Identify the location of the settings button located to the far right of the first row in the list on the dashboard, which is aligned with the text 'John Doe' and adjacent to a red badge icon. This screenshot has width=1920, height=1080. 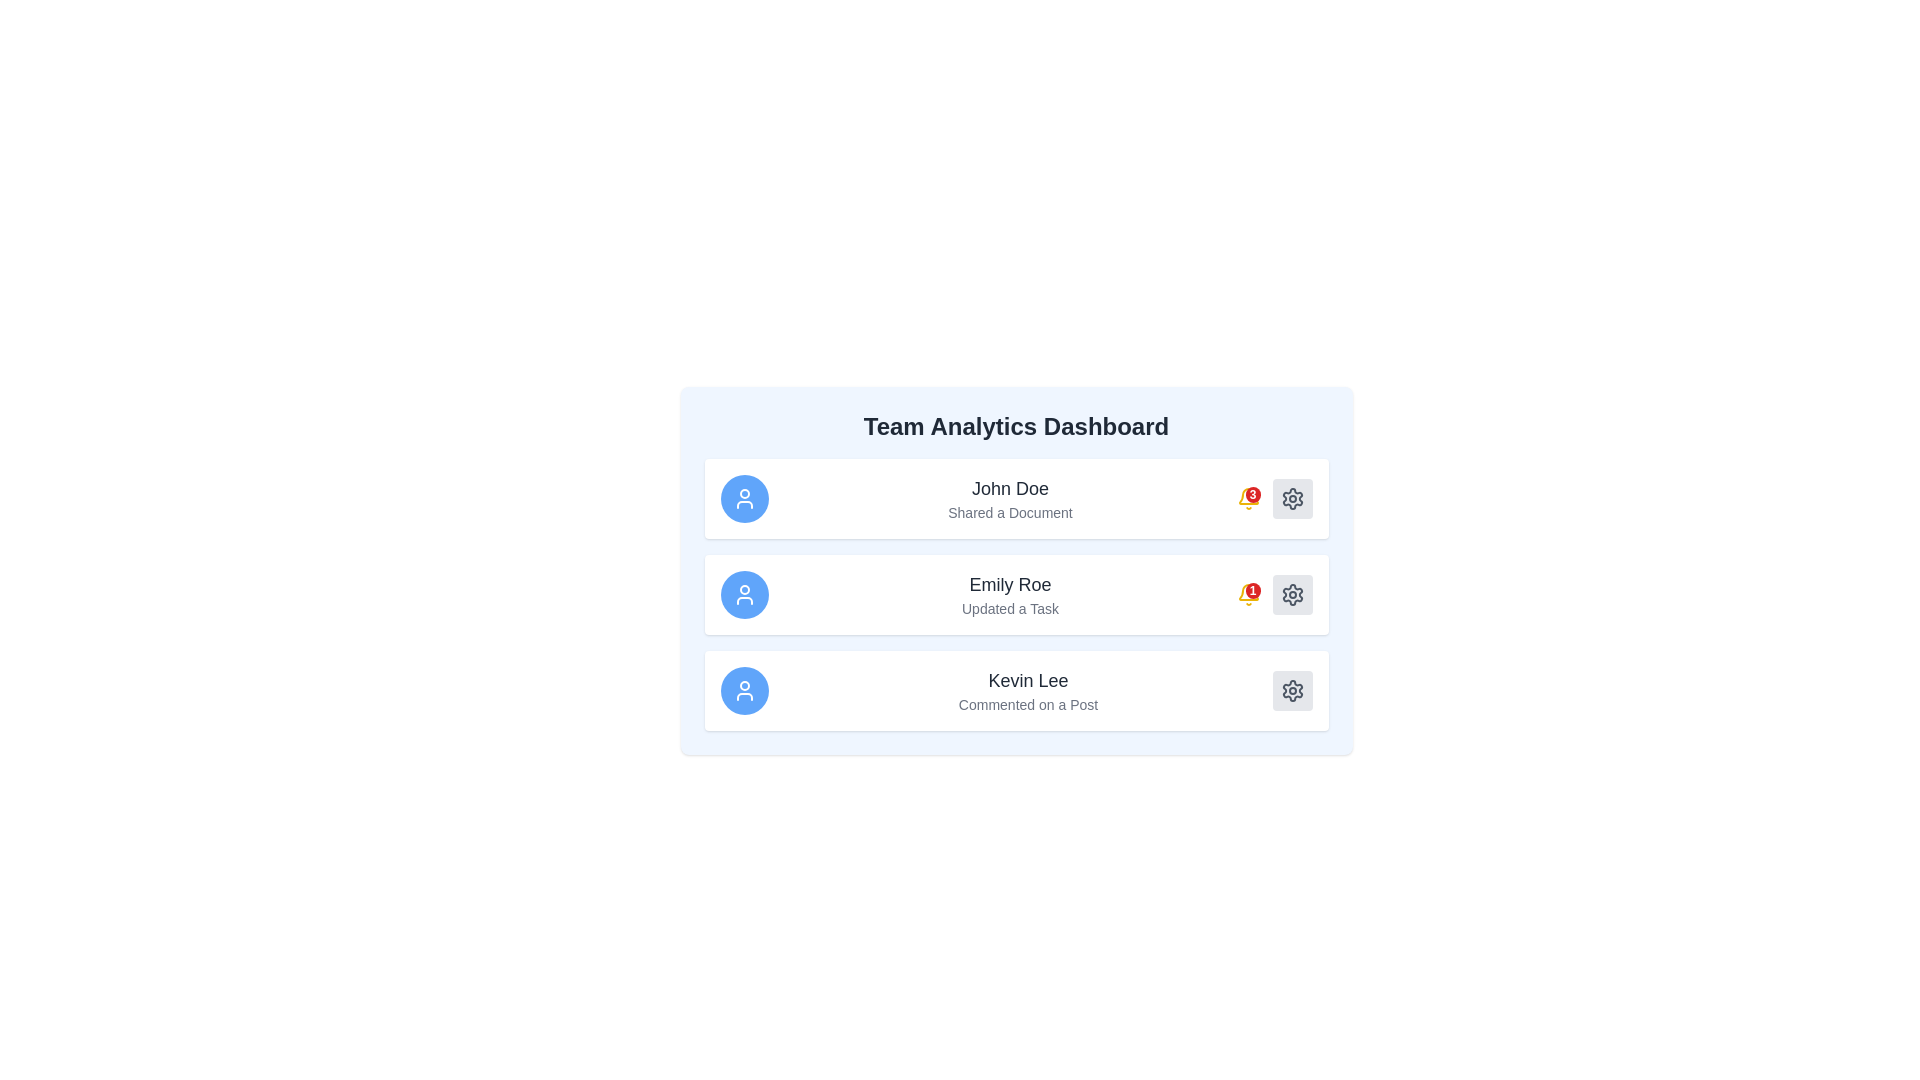
(1292, 497).